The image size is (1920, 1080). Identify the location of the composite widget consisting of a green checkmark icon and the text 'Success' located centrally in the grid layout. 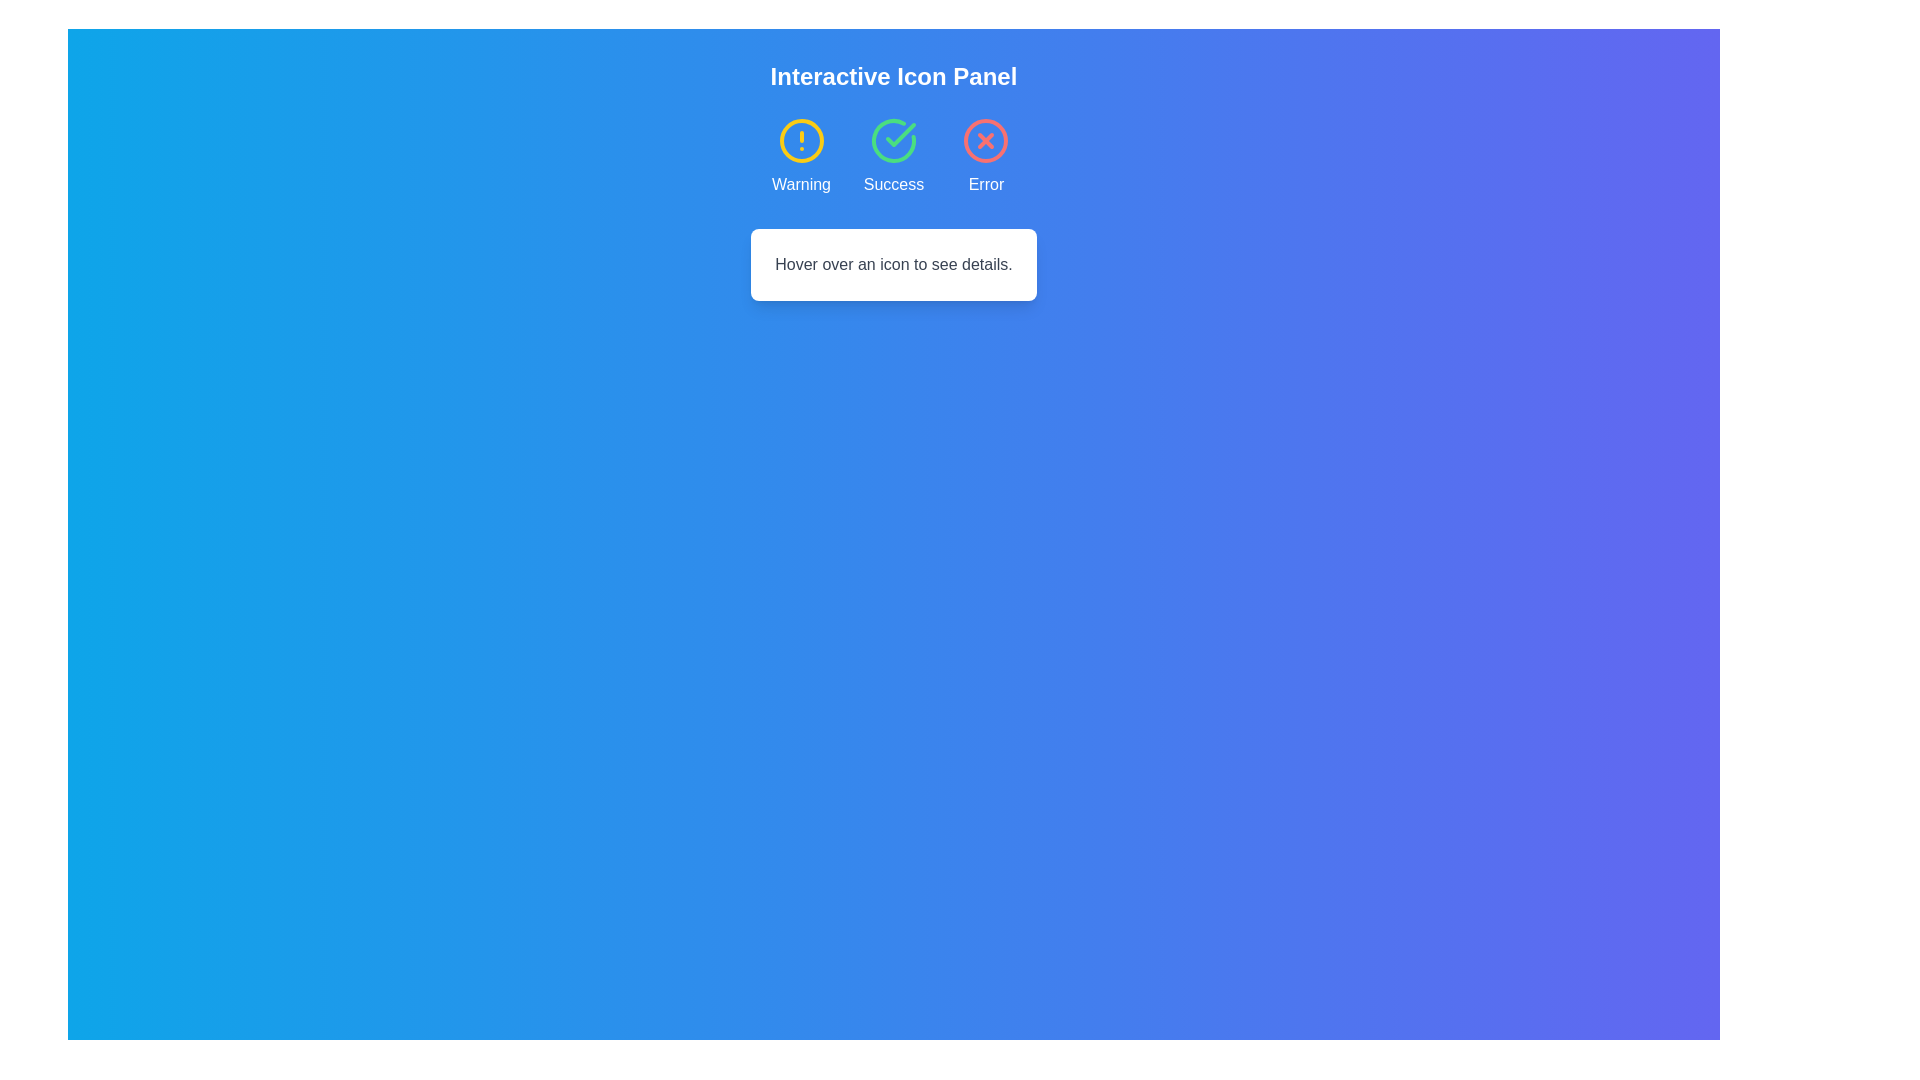
(892, 156).